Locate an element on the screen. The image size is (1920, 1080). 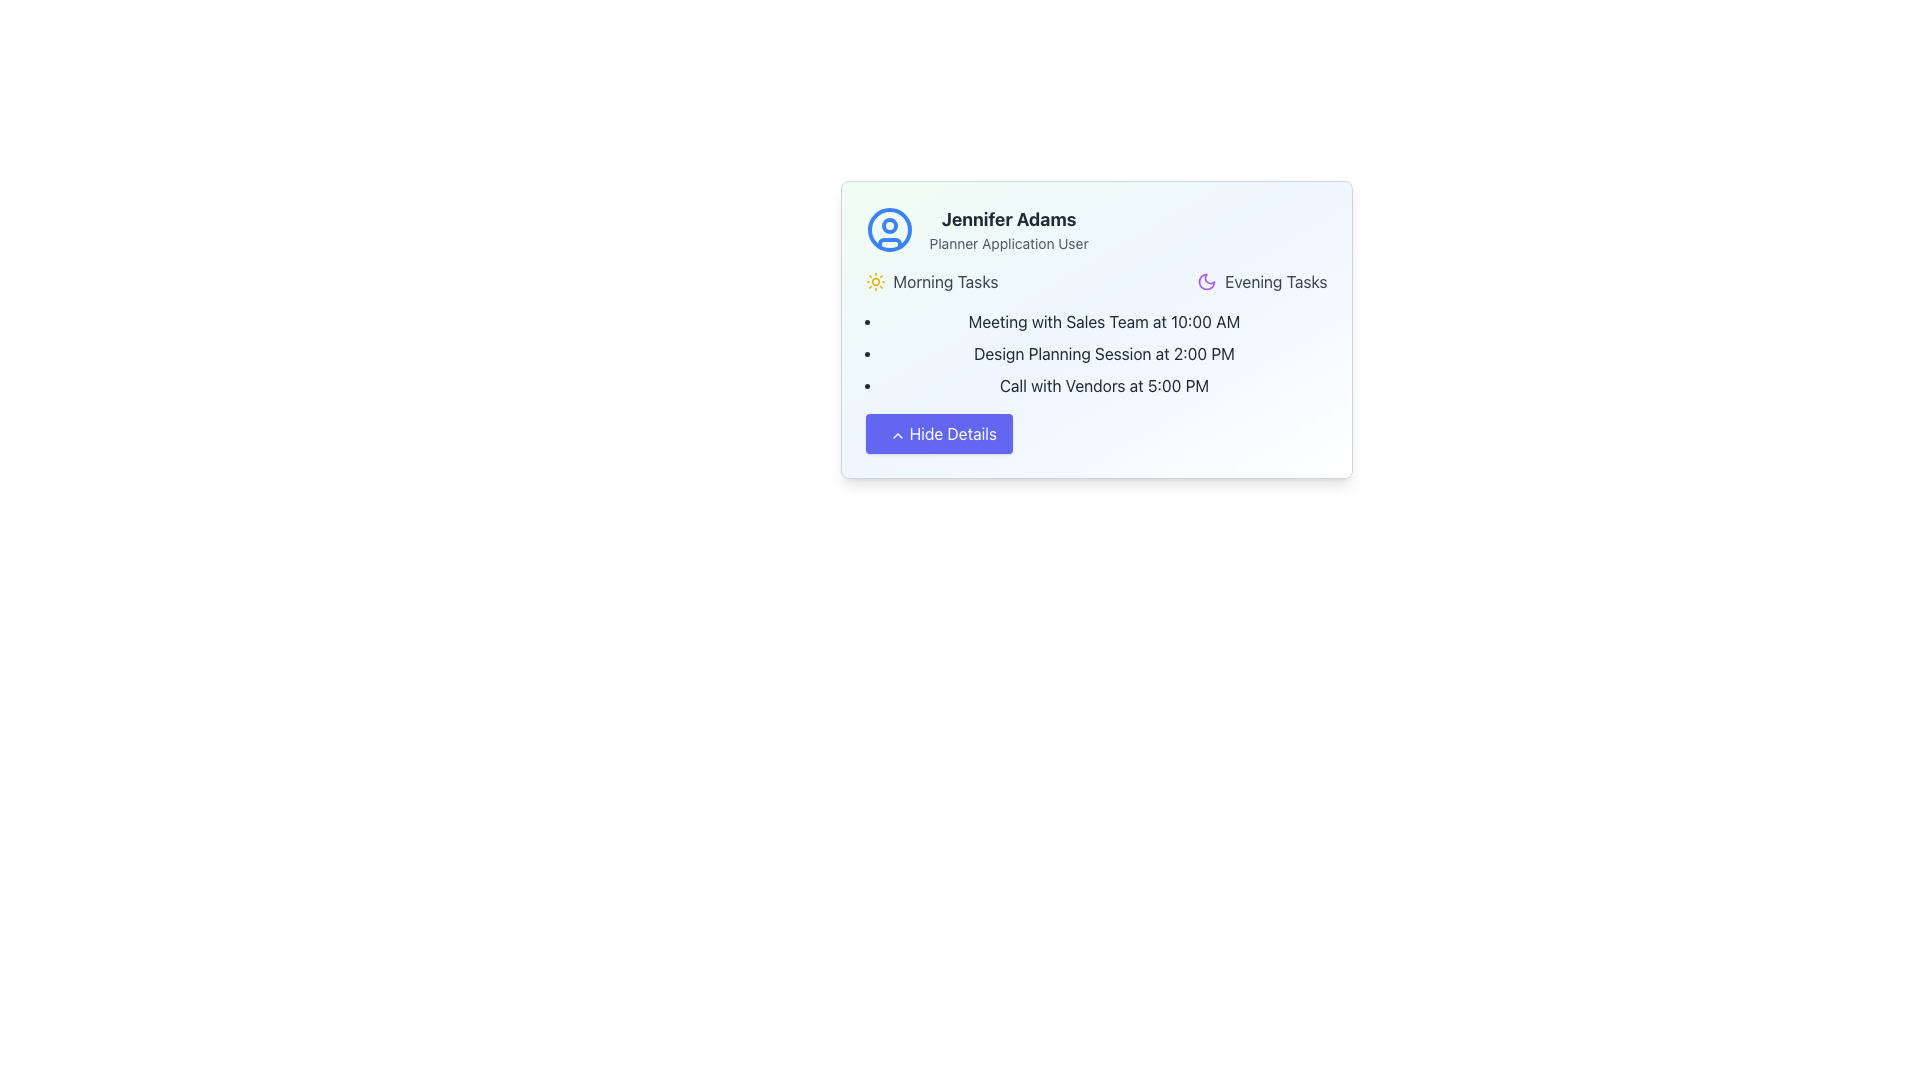
the 'Morning Tasks' text label is located at coordinates (944, 281).